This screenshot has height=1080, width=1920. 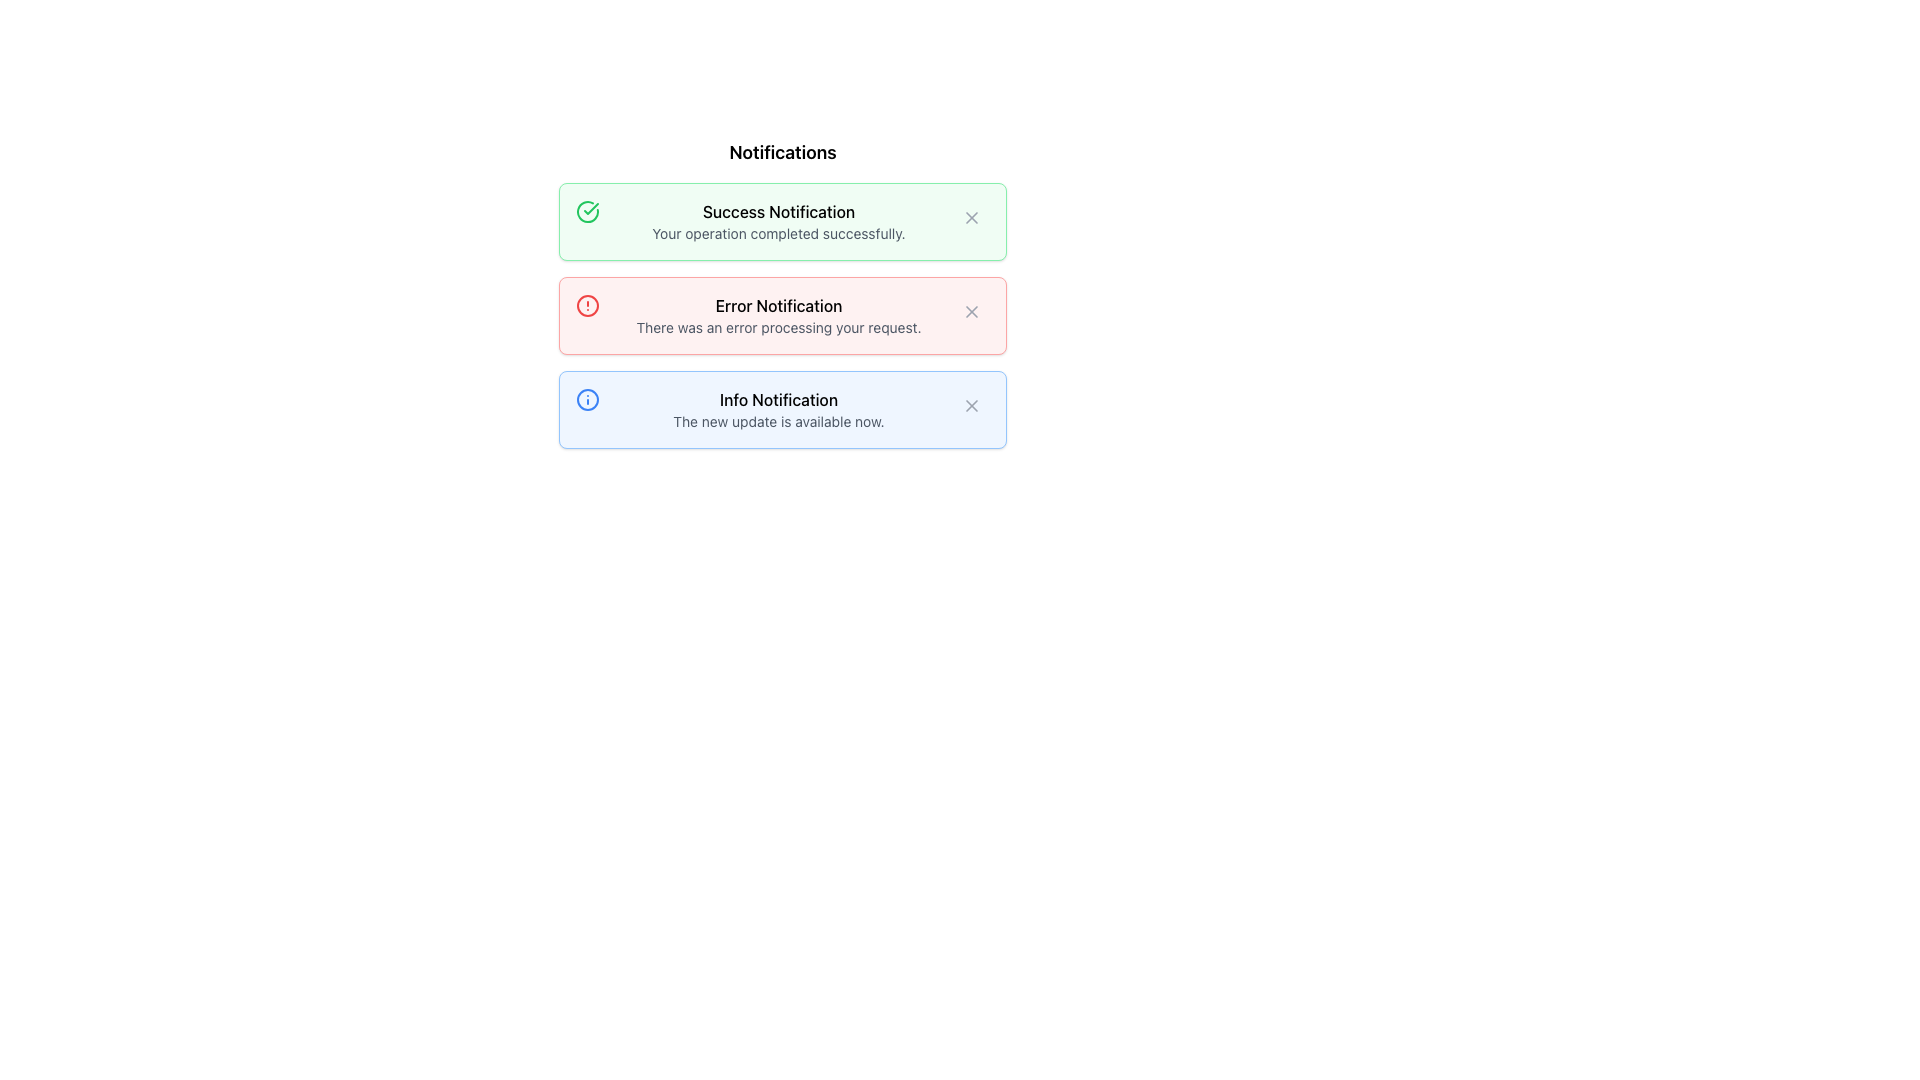 What do you see at coordinates (777, 400) in the screenshot?
I see `the static text element displaying 'Info Notification', which is styled with medium weight font and located at the top of the blue-bordered notification block` at bounding box center [777, 400].